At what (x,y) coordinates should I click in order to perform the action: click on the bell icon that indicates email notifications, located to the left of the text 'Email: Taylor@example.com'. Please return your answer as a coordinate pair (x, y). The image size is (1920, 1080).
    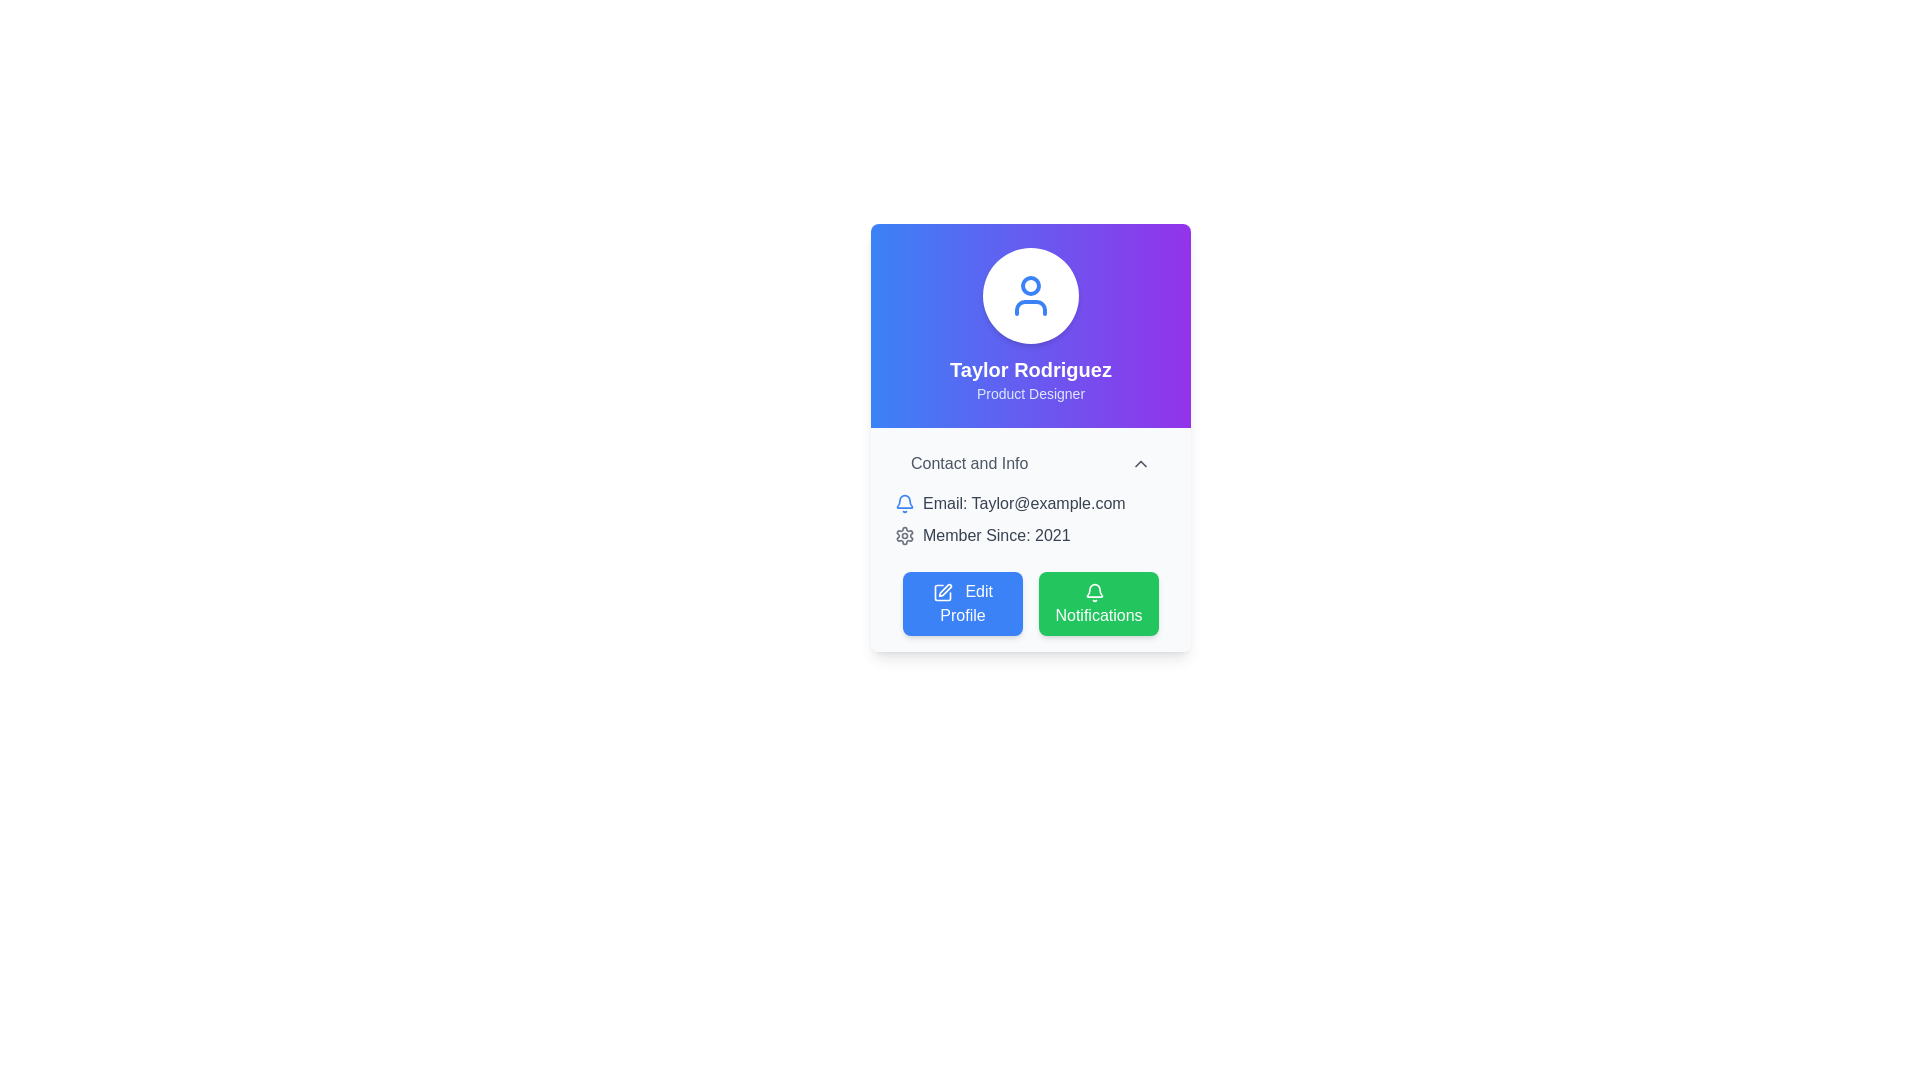
    Looking at the image, I should click on (904, 503).